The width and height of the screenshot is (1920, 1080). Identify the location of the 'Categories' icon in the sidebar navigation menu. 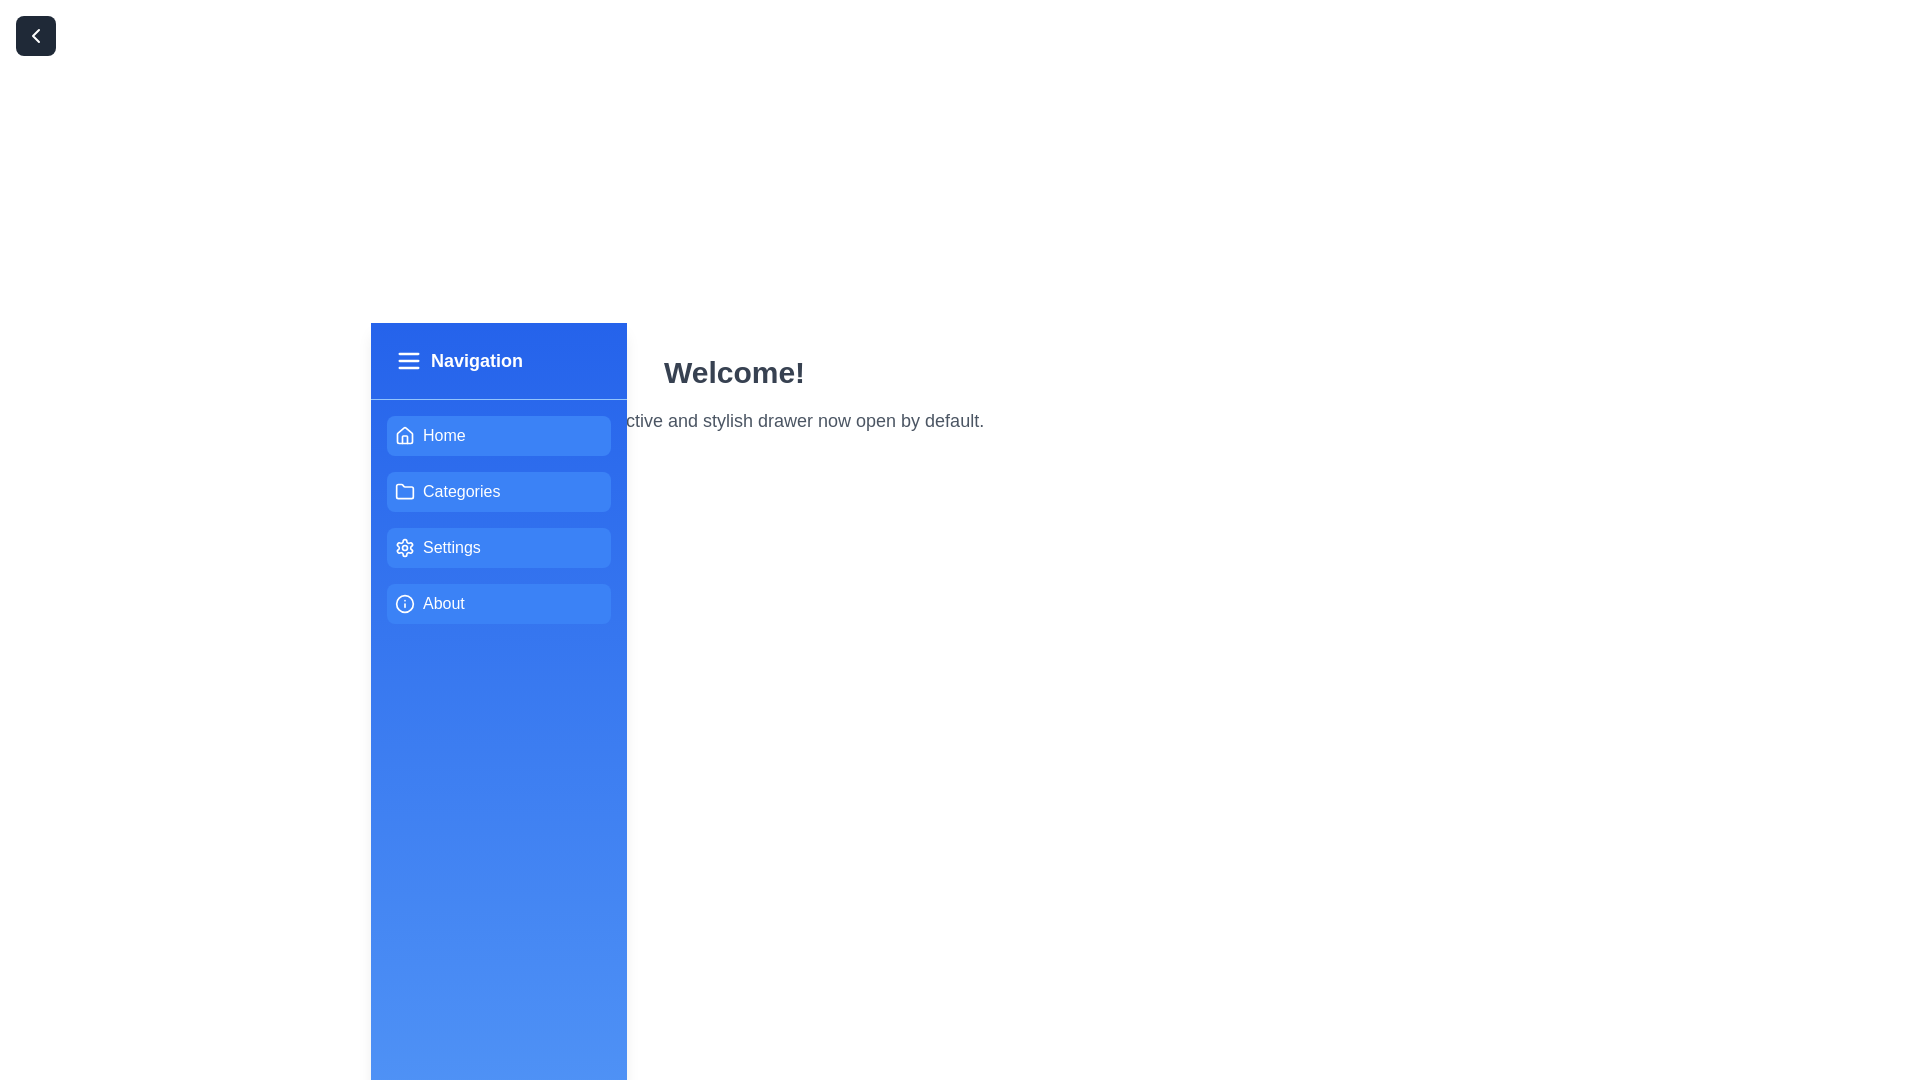
(403, 490).